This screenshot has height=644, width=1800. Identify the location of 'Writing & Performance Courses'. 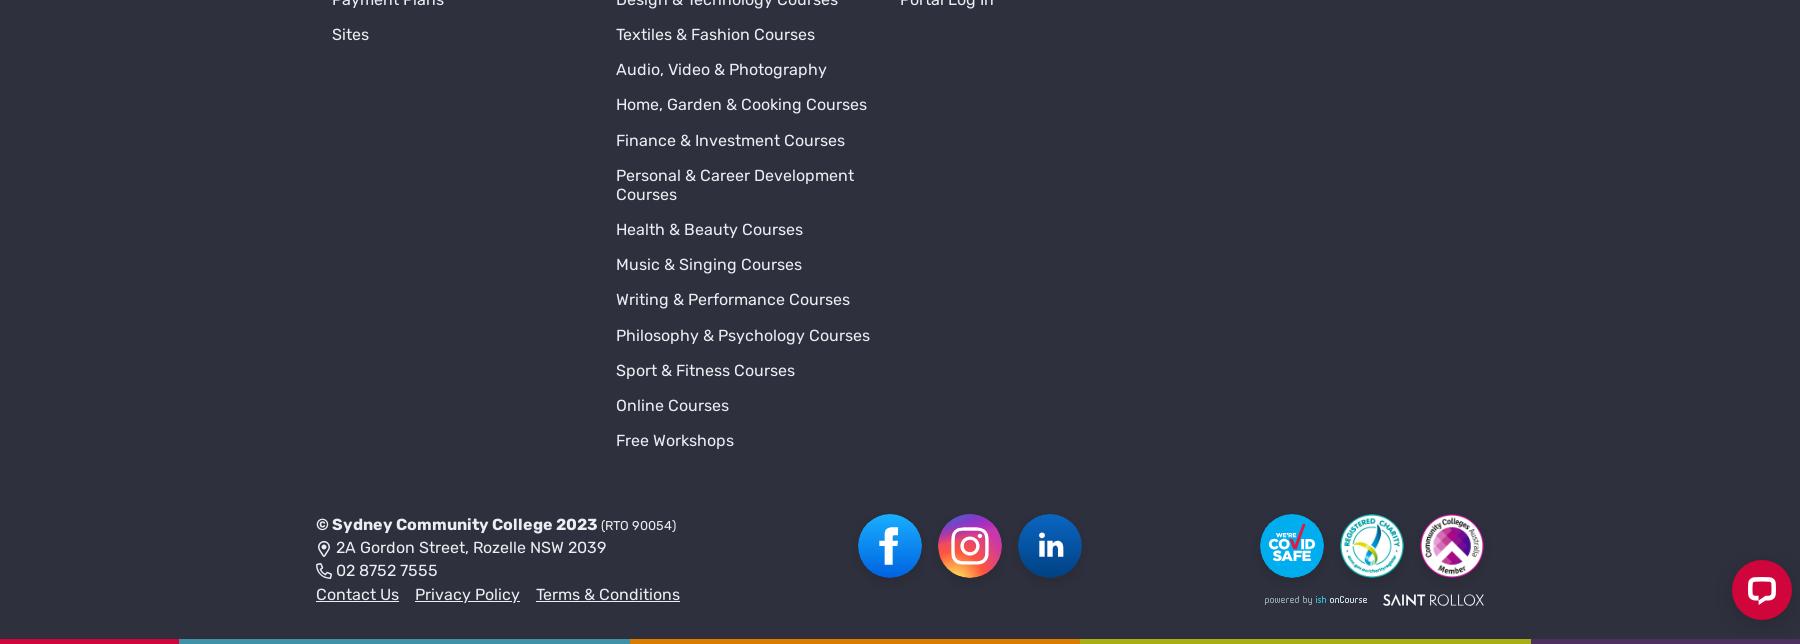
(731, 19).